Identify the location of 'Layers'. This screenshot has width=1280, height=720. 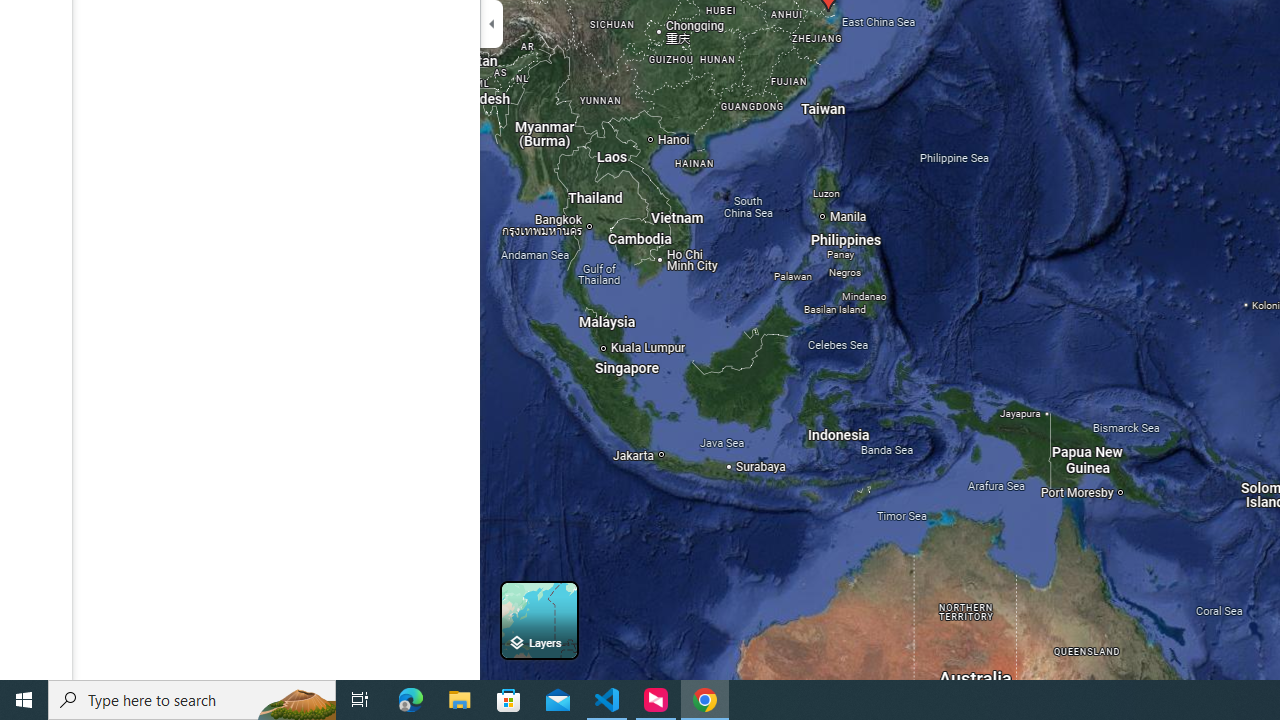
(539, 619).